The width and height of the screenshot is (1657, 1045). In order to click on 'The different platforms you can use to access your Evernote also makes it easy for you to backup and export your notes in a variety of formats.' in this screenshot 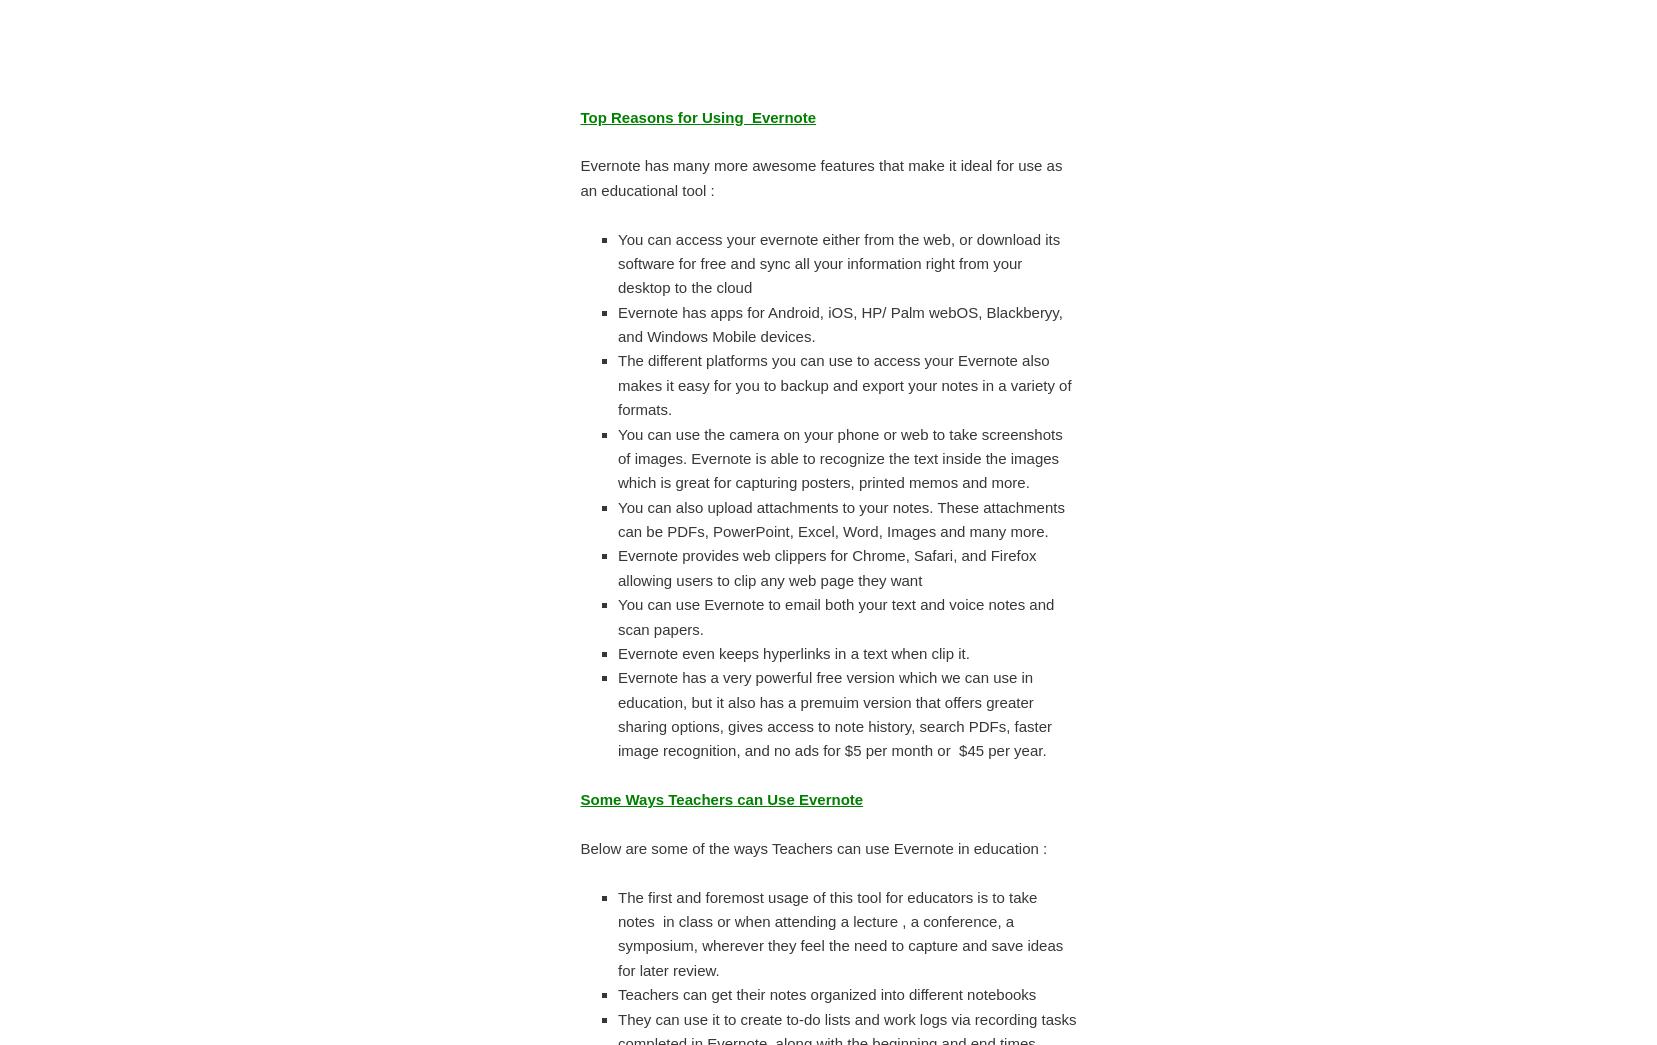, I will do `click(618, 383)`.